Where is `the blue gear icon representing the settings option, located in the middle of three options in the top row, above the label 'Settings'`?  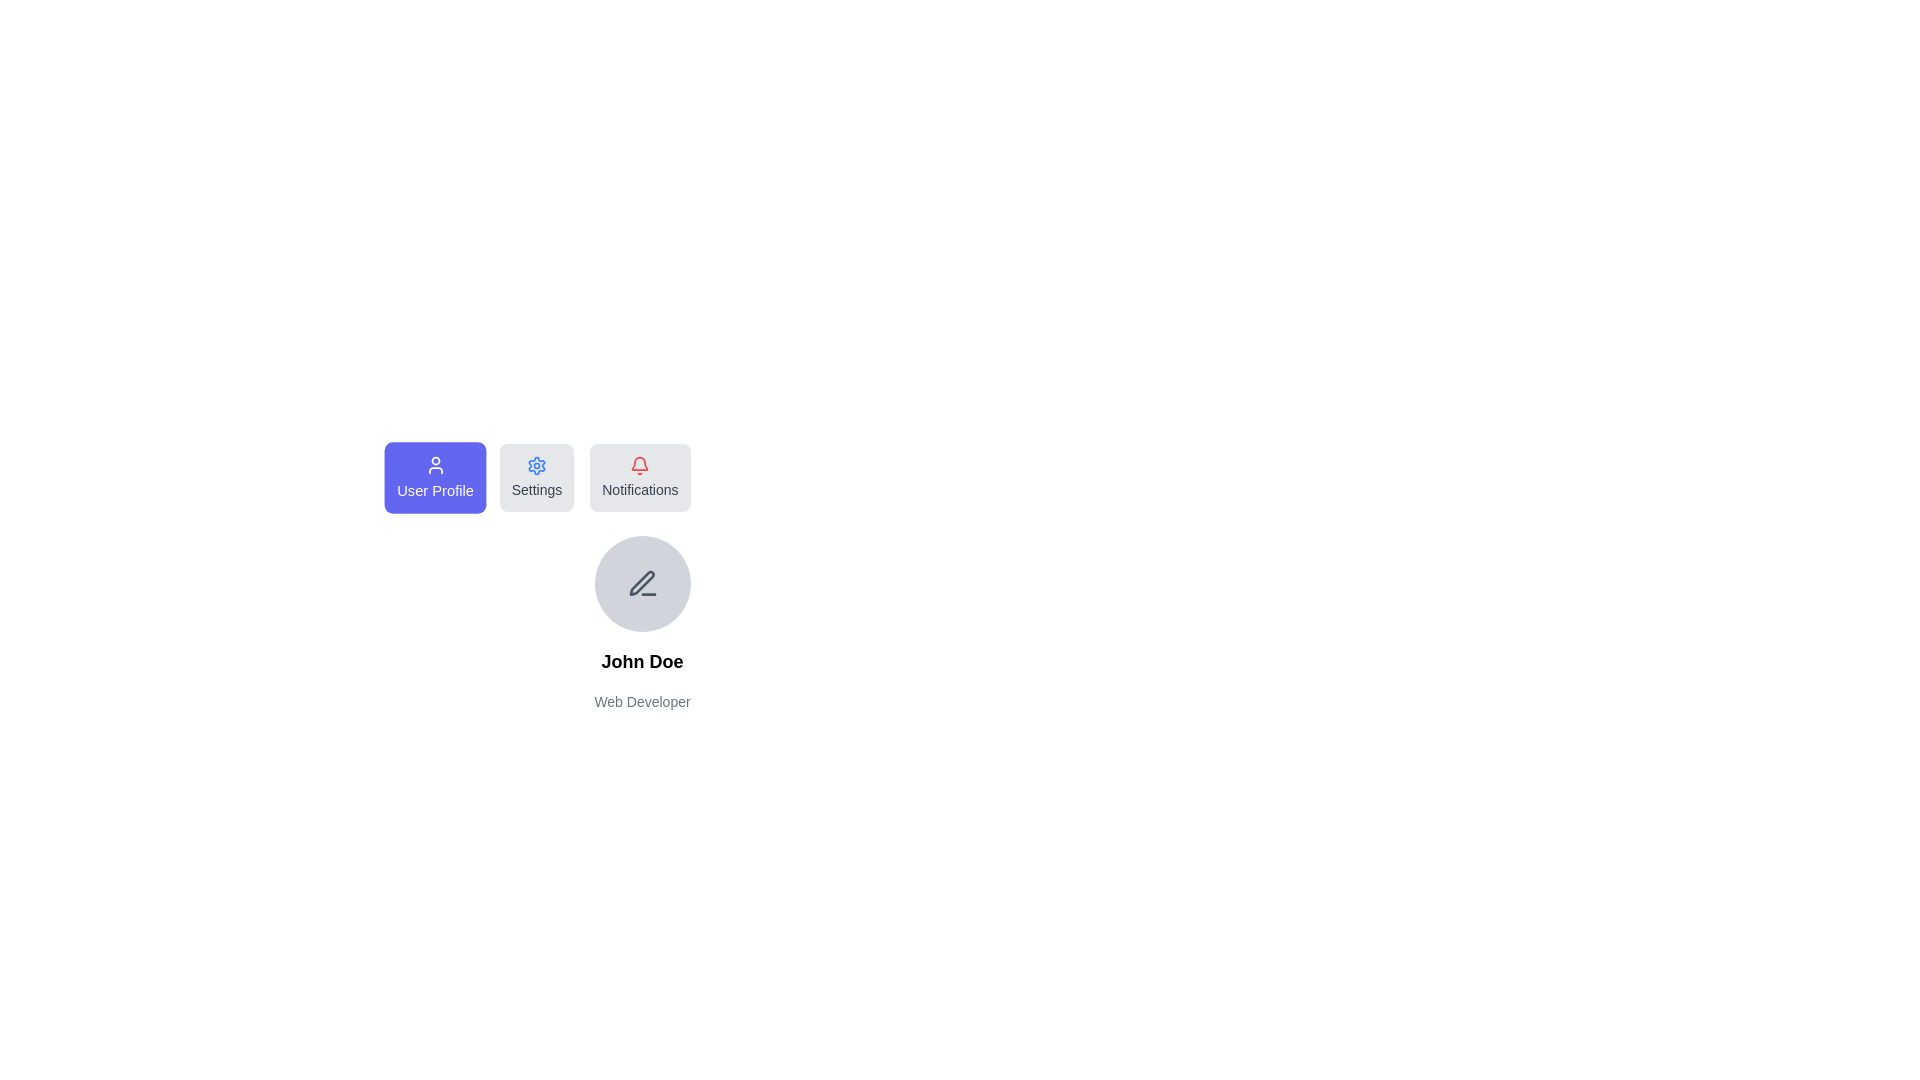 the blue gear icon representing the settings option, located in the middle of three options in the top row, above the label 'Settings' is located at coordinates (537, 466).